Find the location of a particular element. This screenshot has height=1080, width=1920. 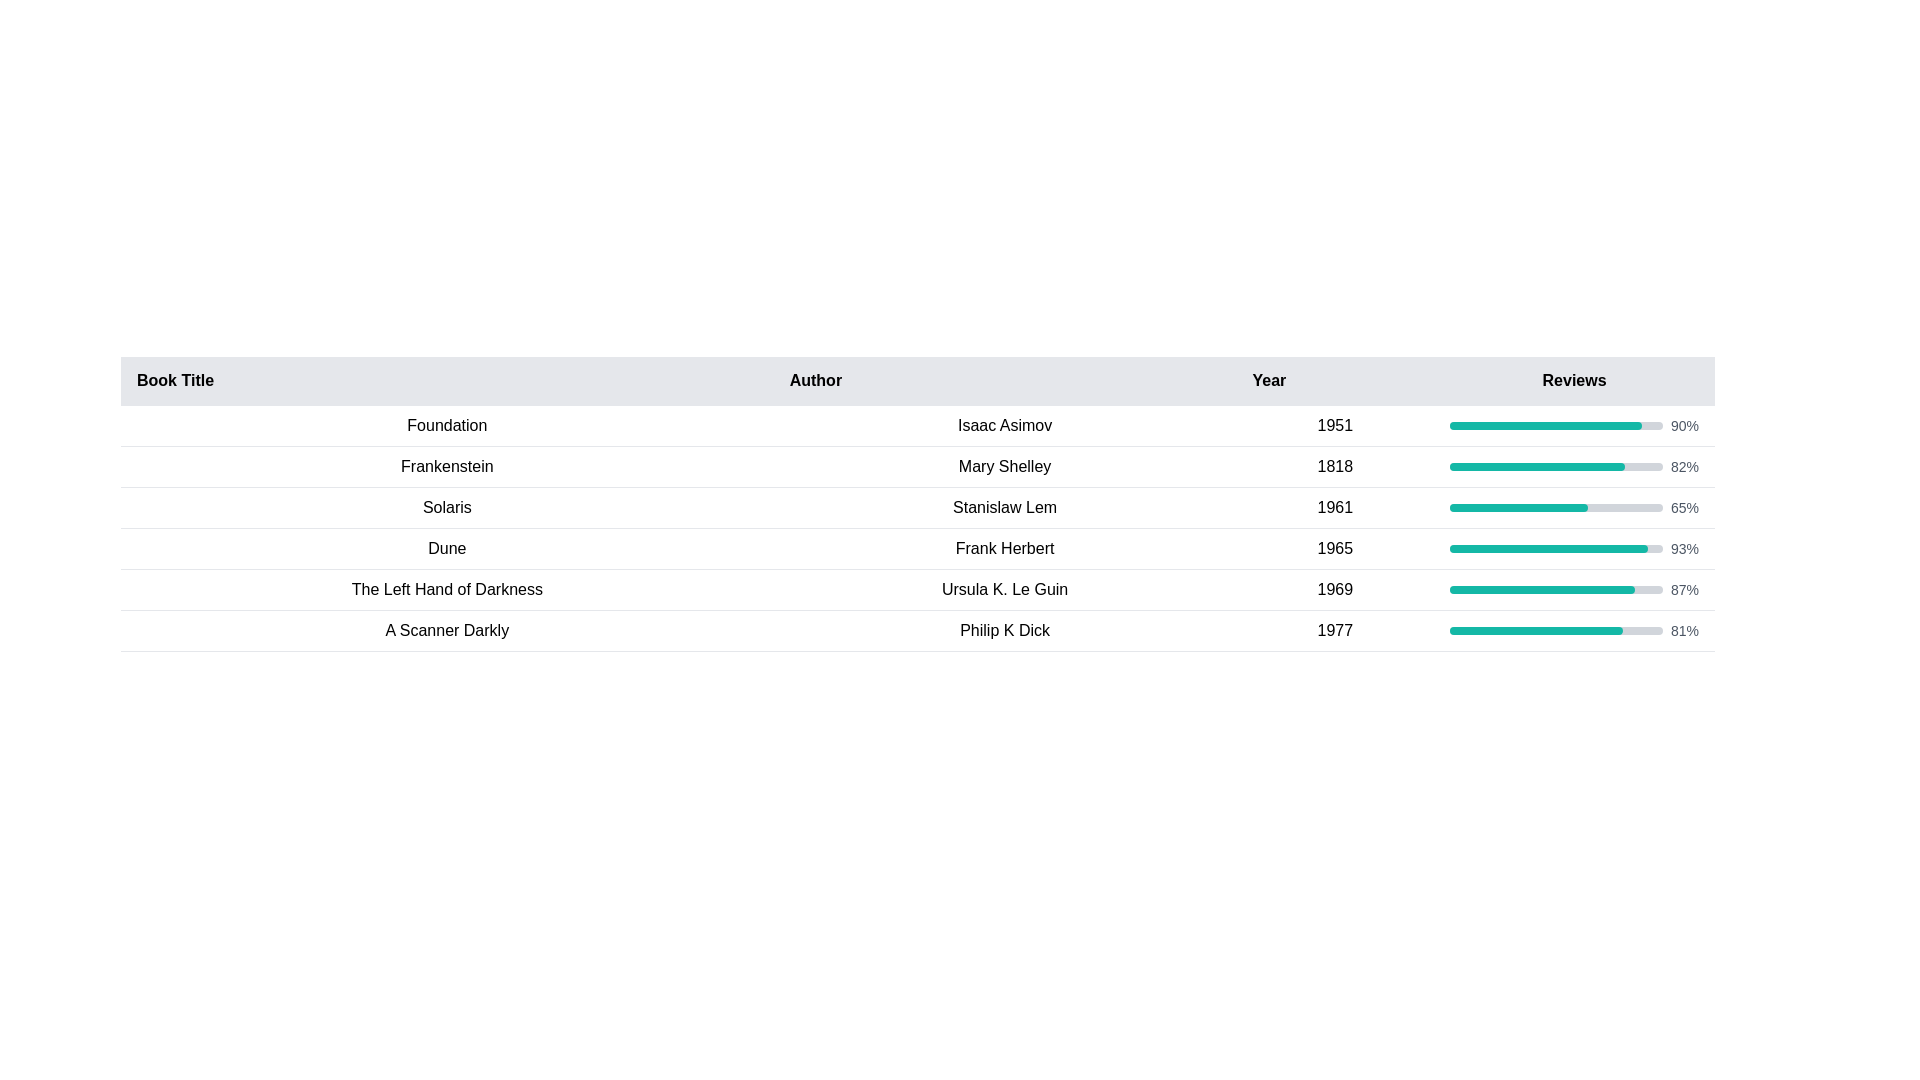

percentage text '90%' from the Progress Bar with Percentage Indicator located in the 'Reviews' column for the book 'Foundation' by Isaac Asimov is located at coordinates (1573, 424).